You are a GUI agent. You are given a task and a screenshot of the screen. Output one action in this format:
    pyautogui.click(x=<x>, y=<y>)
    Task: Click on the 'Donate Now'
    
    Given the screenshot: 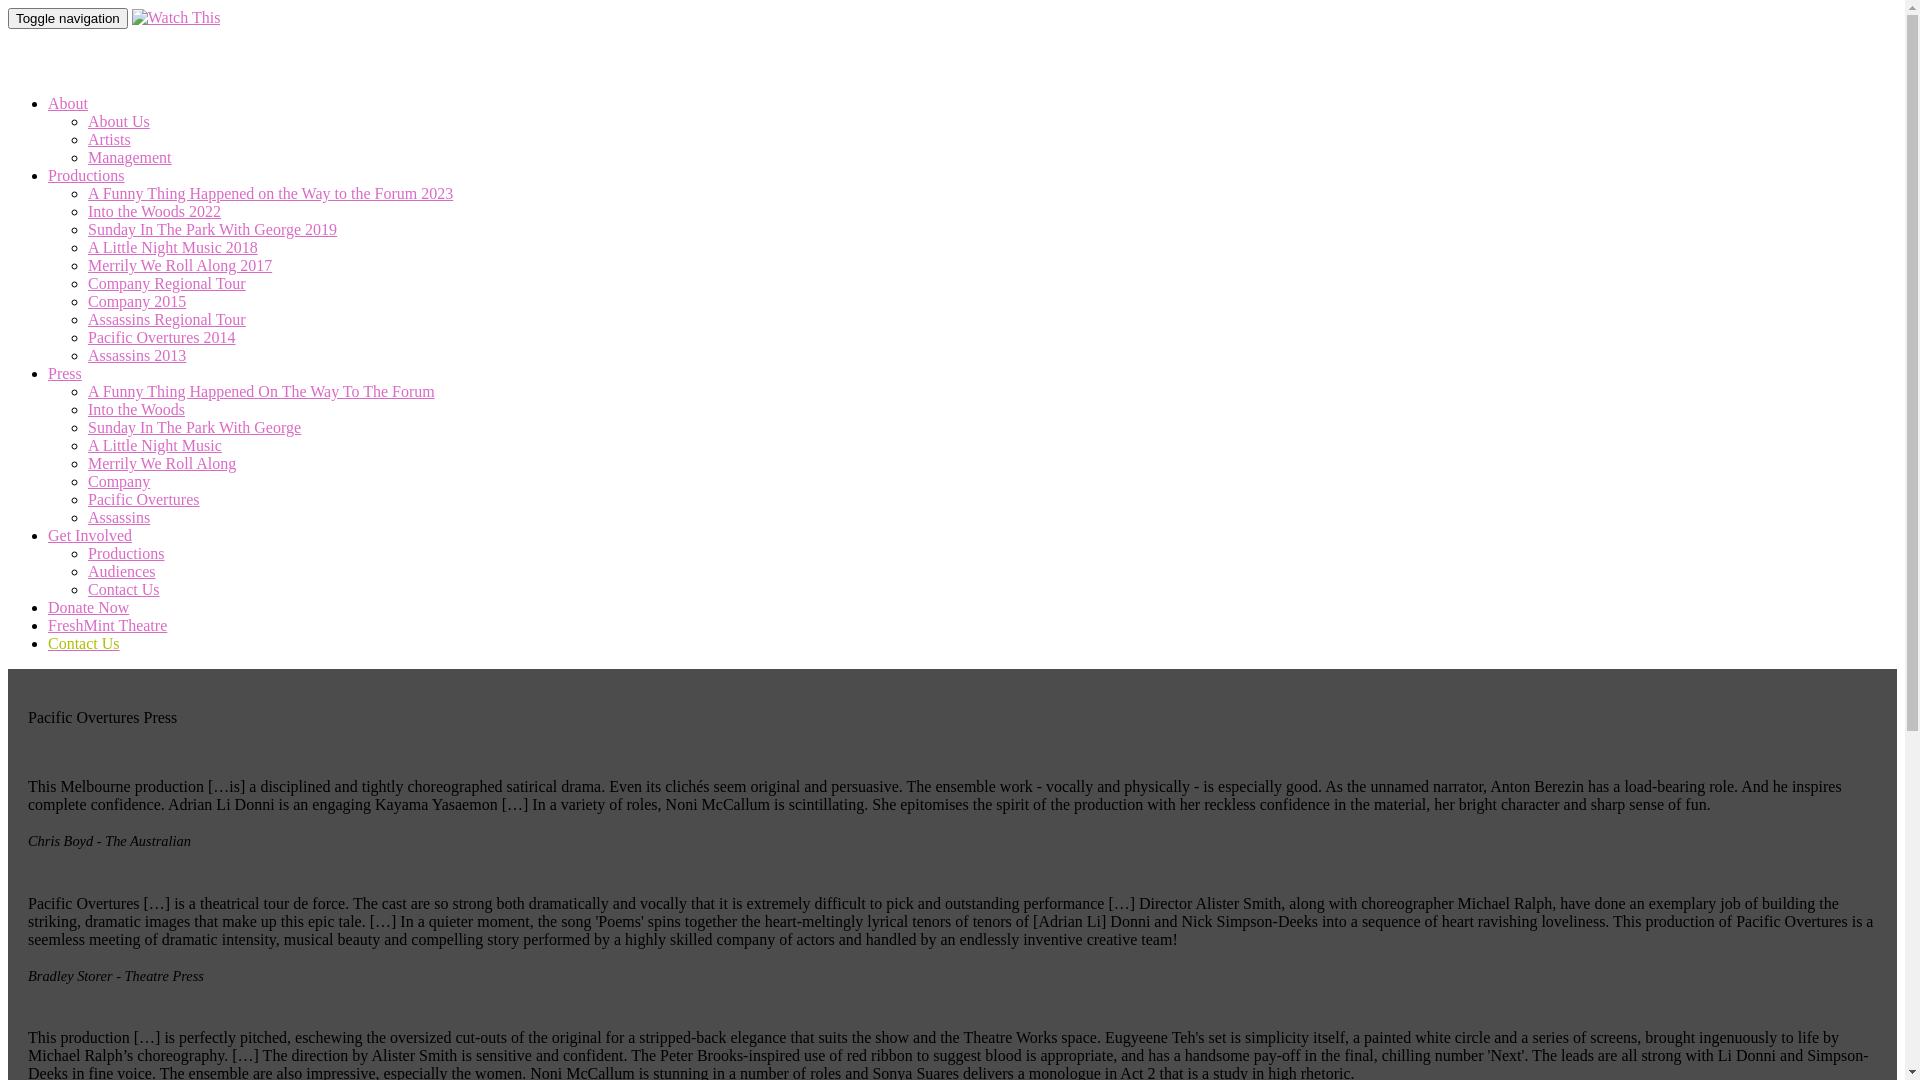 What is the action you would take?
    pyautogui.click(x=87, y=606)
    